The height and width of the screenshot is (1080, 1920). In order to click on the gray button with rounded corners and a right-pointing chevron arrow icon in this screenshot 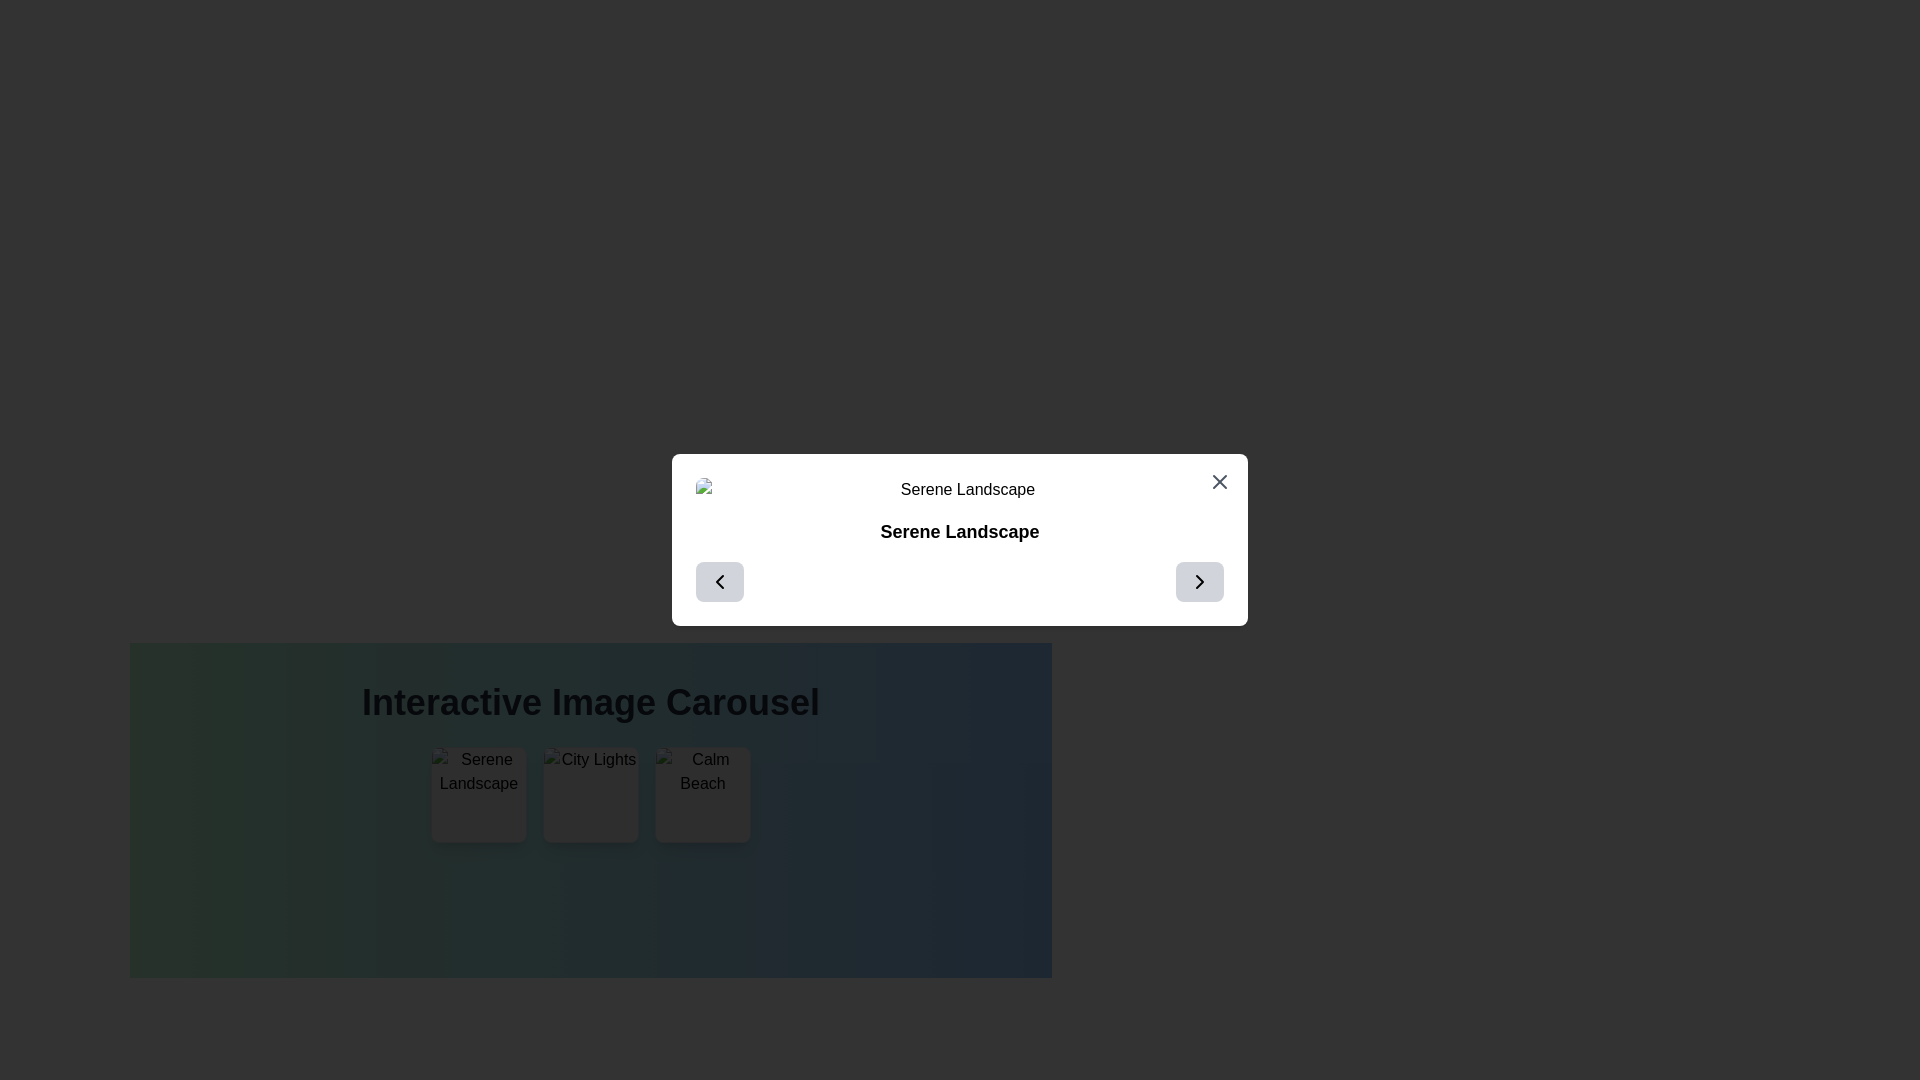, I will do `click(1200, 582)`.